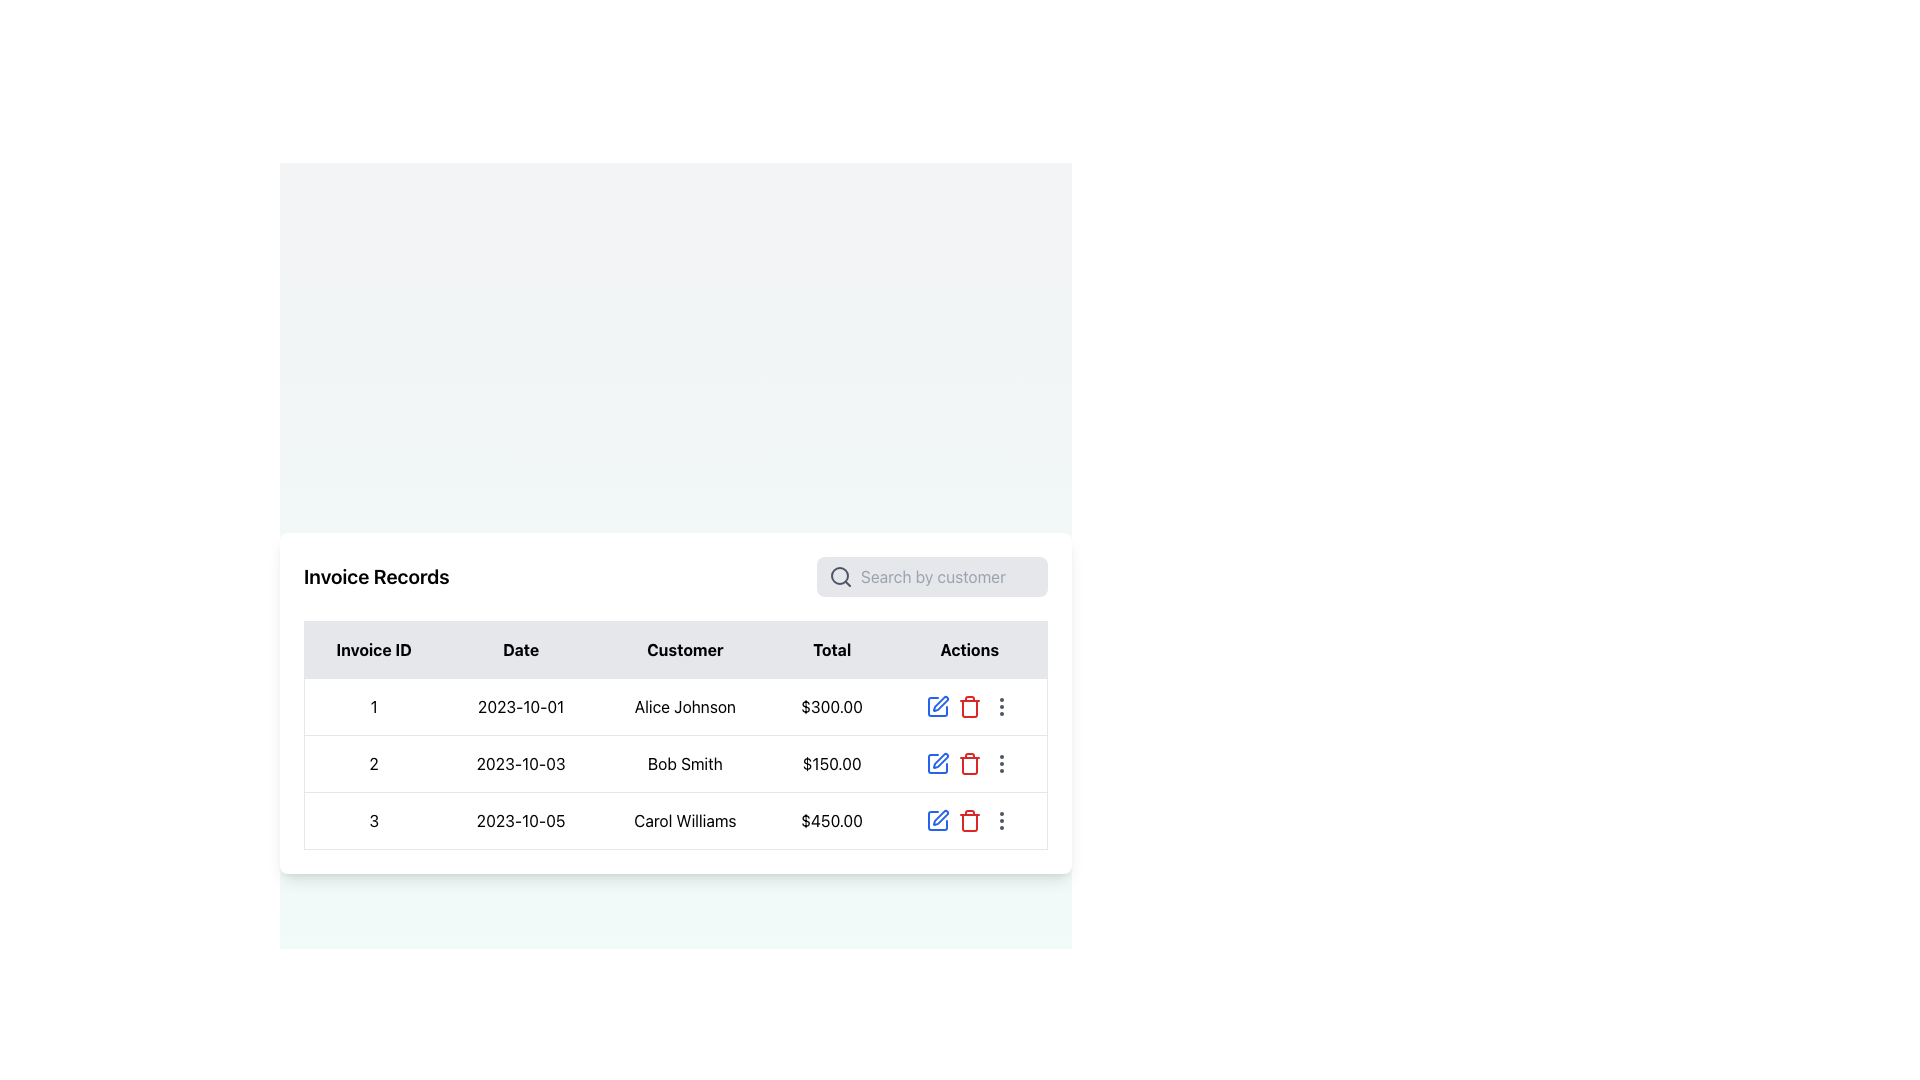 This screenshot has height=1080, width=1920. Describe the element at coordinates (969, 649) in the screenshot. I see `the 'Actions' table header, which is the fifth column with bold black text on a light gray background, located at the topmost row of the table` at that location.